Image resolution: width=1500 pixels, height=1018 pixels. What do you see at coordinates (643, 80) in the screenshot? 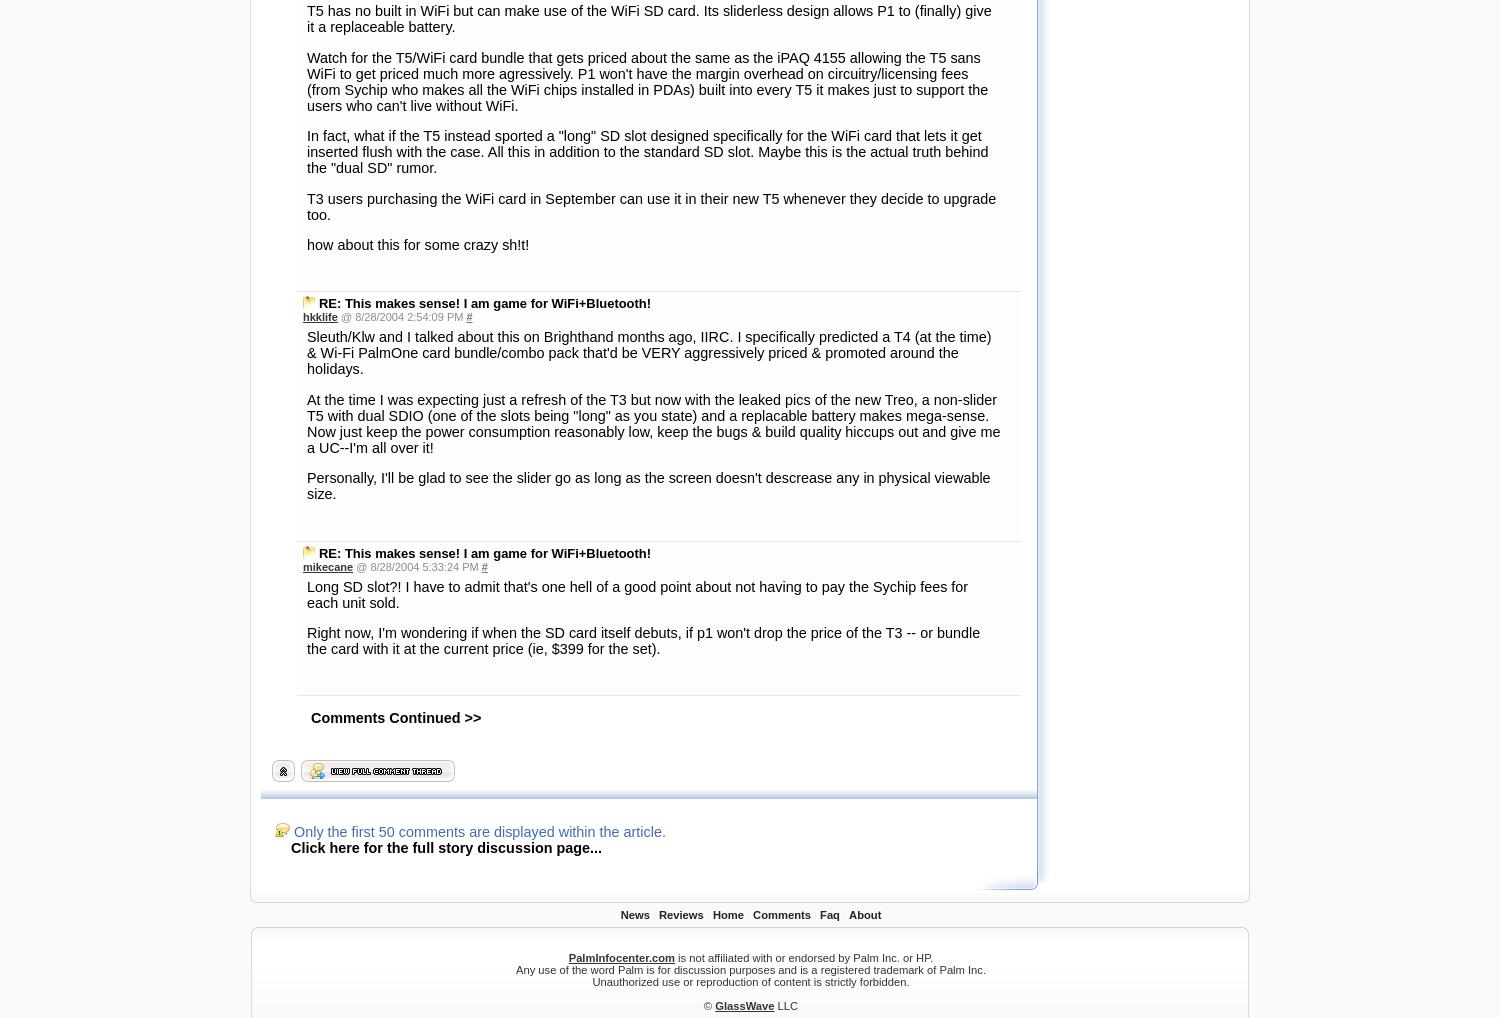
I see `'Right now, I'm wondering if when the SD card itself debuts, if p1 won't drop the price of the T3 -- or bundle the card with it at the current price (ie, $399 for the set).'` at bounding box center [643, 80].